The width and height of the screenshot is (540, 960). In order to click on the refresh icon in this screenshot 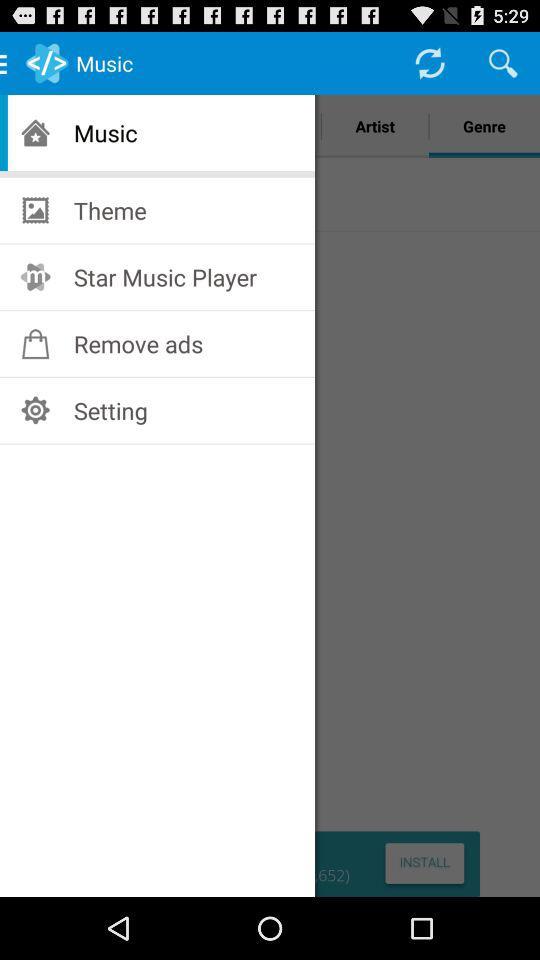, I will do `click(428, 67)`.